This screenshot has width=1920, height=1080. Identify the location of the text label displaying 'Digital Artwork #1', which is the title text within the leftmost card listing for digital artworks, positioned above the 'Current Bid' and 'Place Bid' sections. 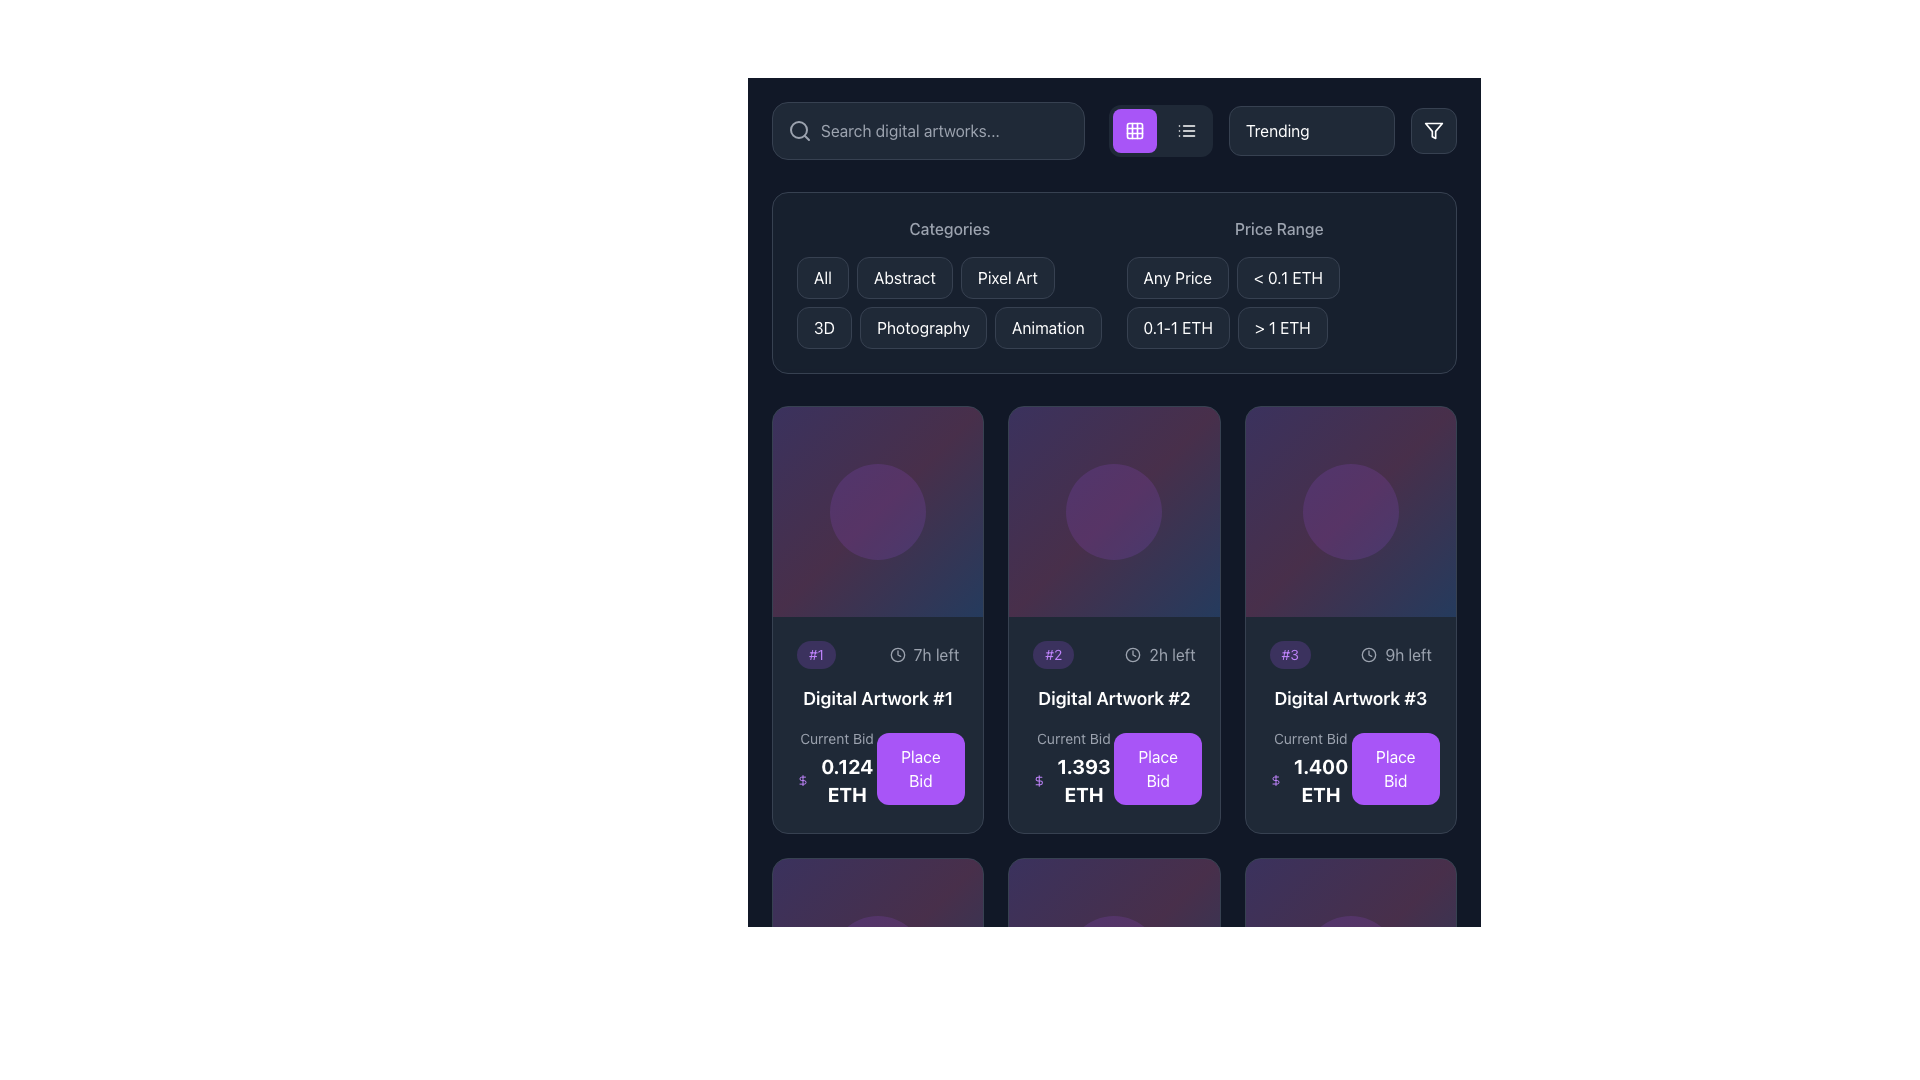
(878, 698).